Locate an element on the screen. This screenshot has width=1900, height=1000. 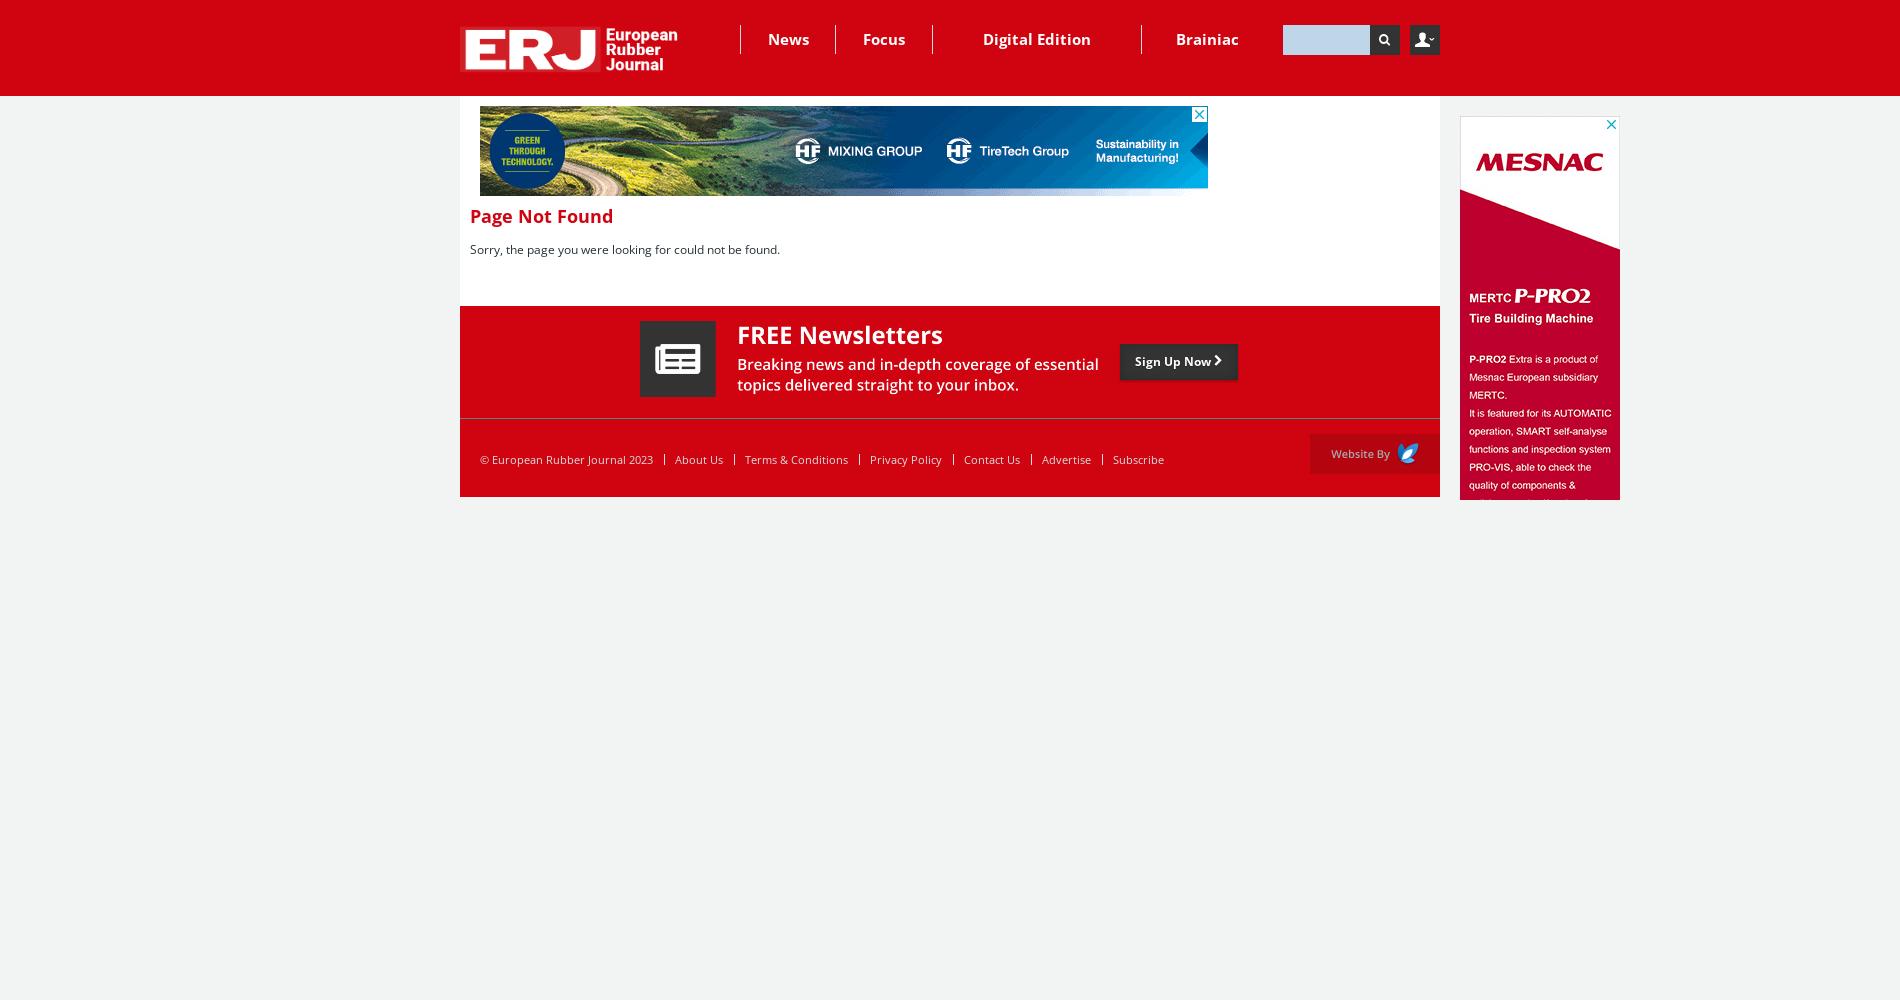
'Terms & Conditions' is located at coordinates (795, 458).